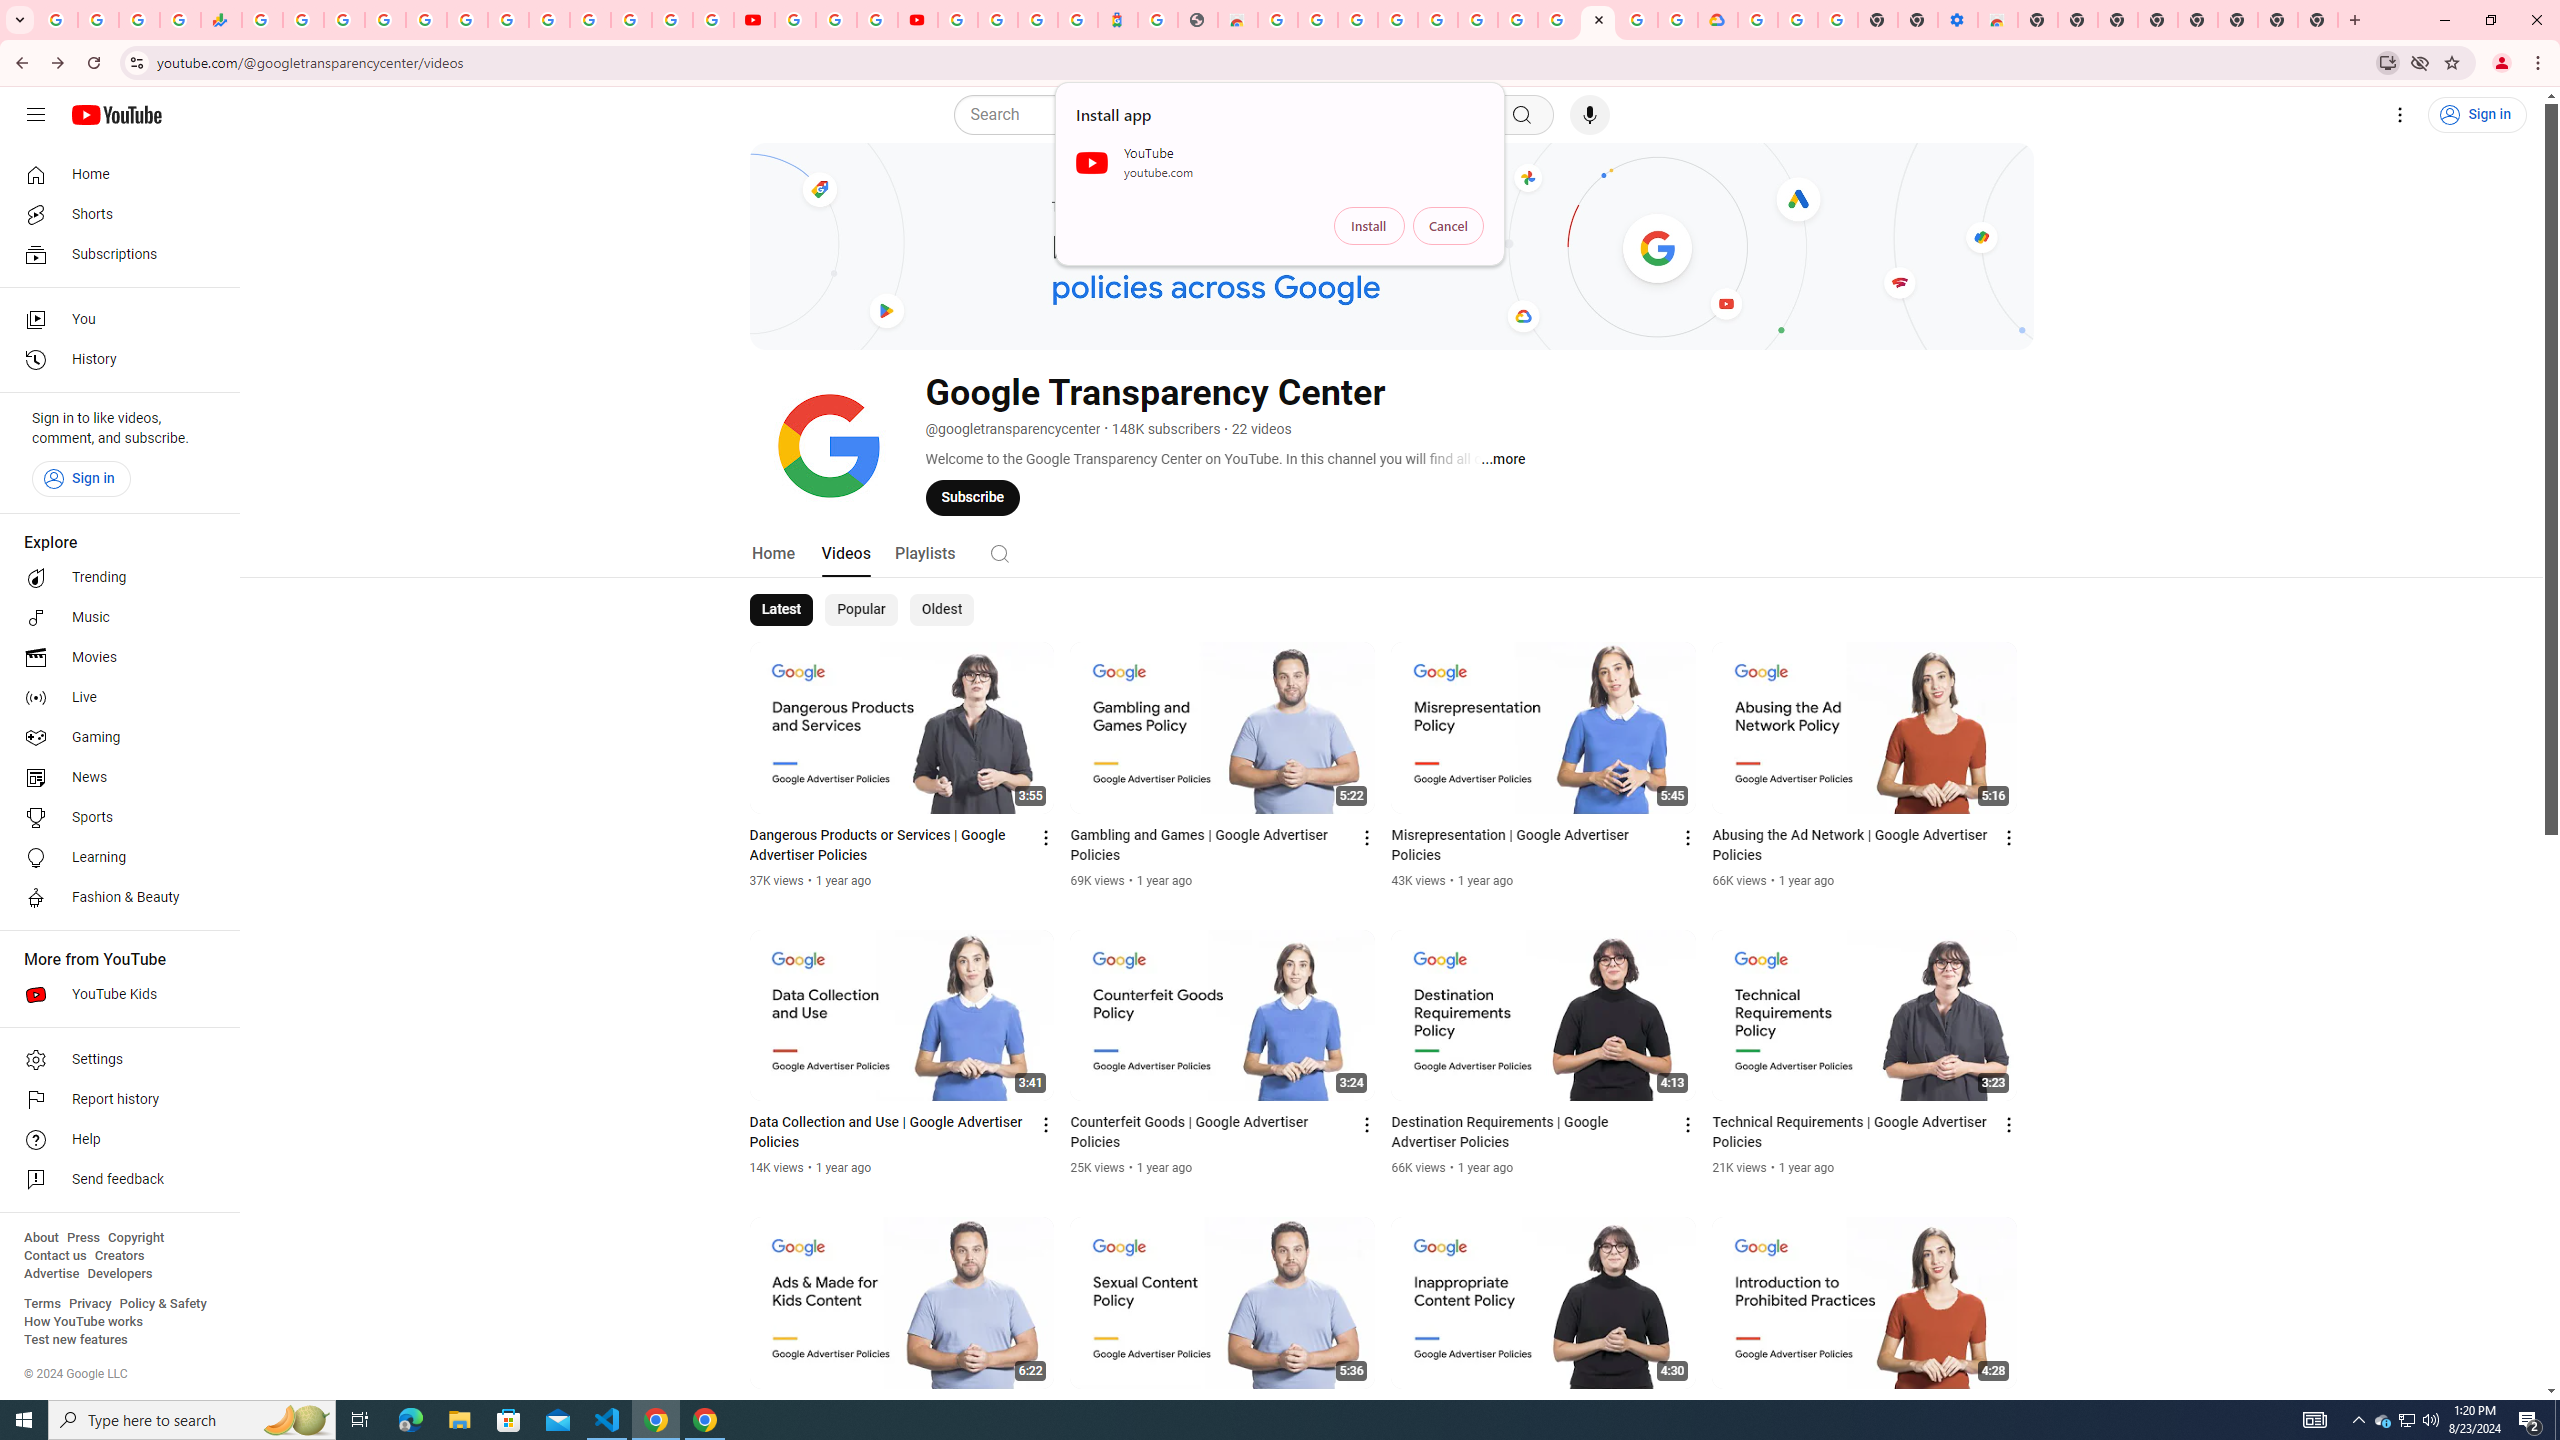 The width and height of the screenshot is (2560, 1440). What do you see at coordinates (113, 1058) in the screenshot?
I see `'Settings'` at bounding box center [113, 1058].